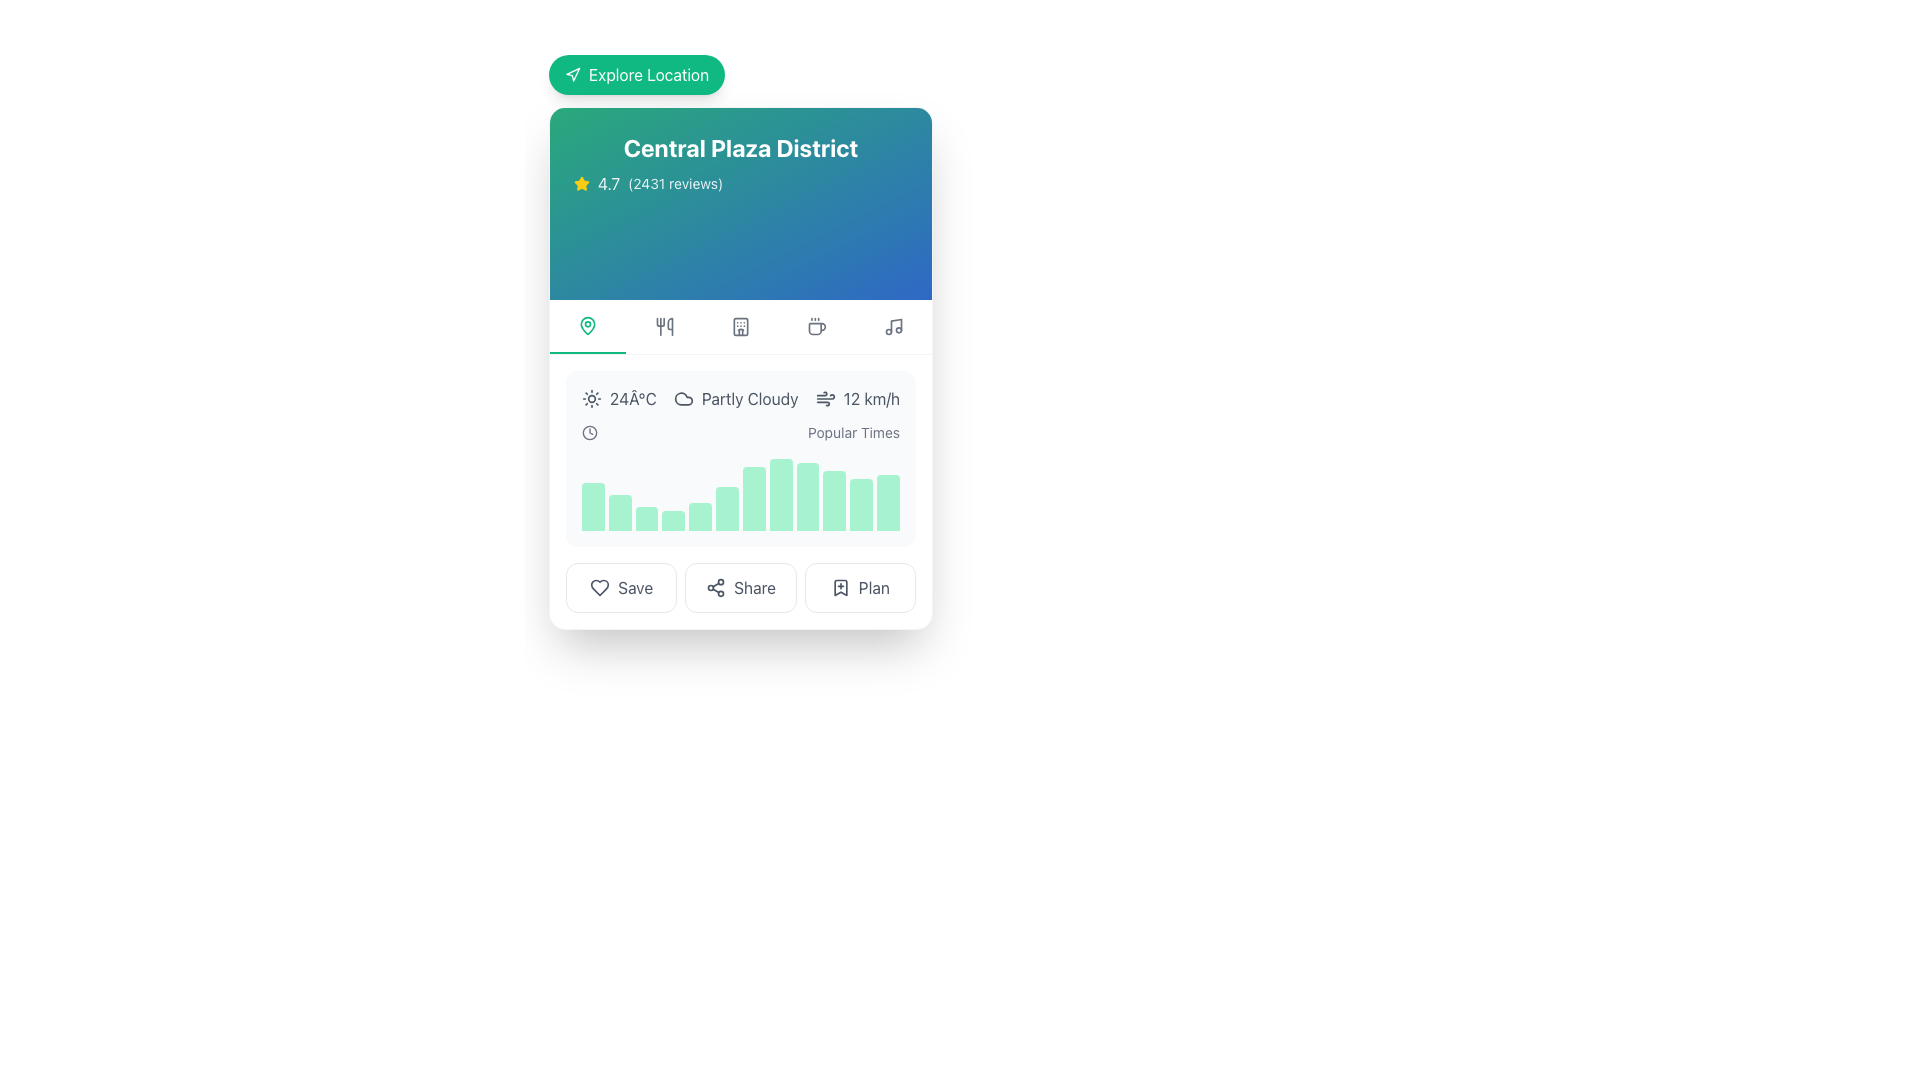 The height and width of the screenshot is (1080, 1920). What do you see at coordinates (834, 500) in the screenshot?
I see `the 10th bar in the horizontal bar graph that visually represents data for a specific time period's popularity level` at bounding box center [834, 500].